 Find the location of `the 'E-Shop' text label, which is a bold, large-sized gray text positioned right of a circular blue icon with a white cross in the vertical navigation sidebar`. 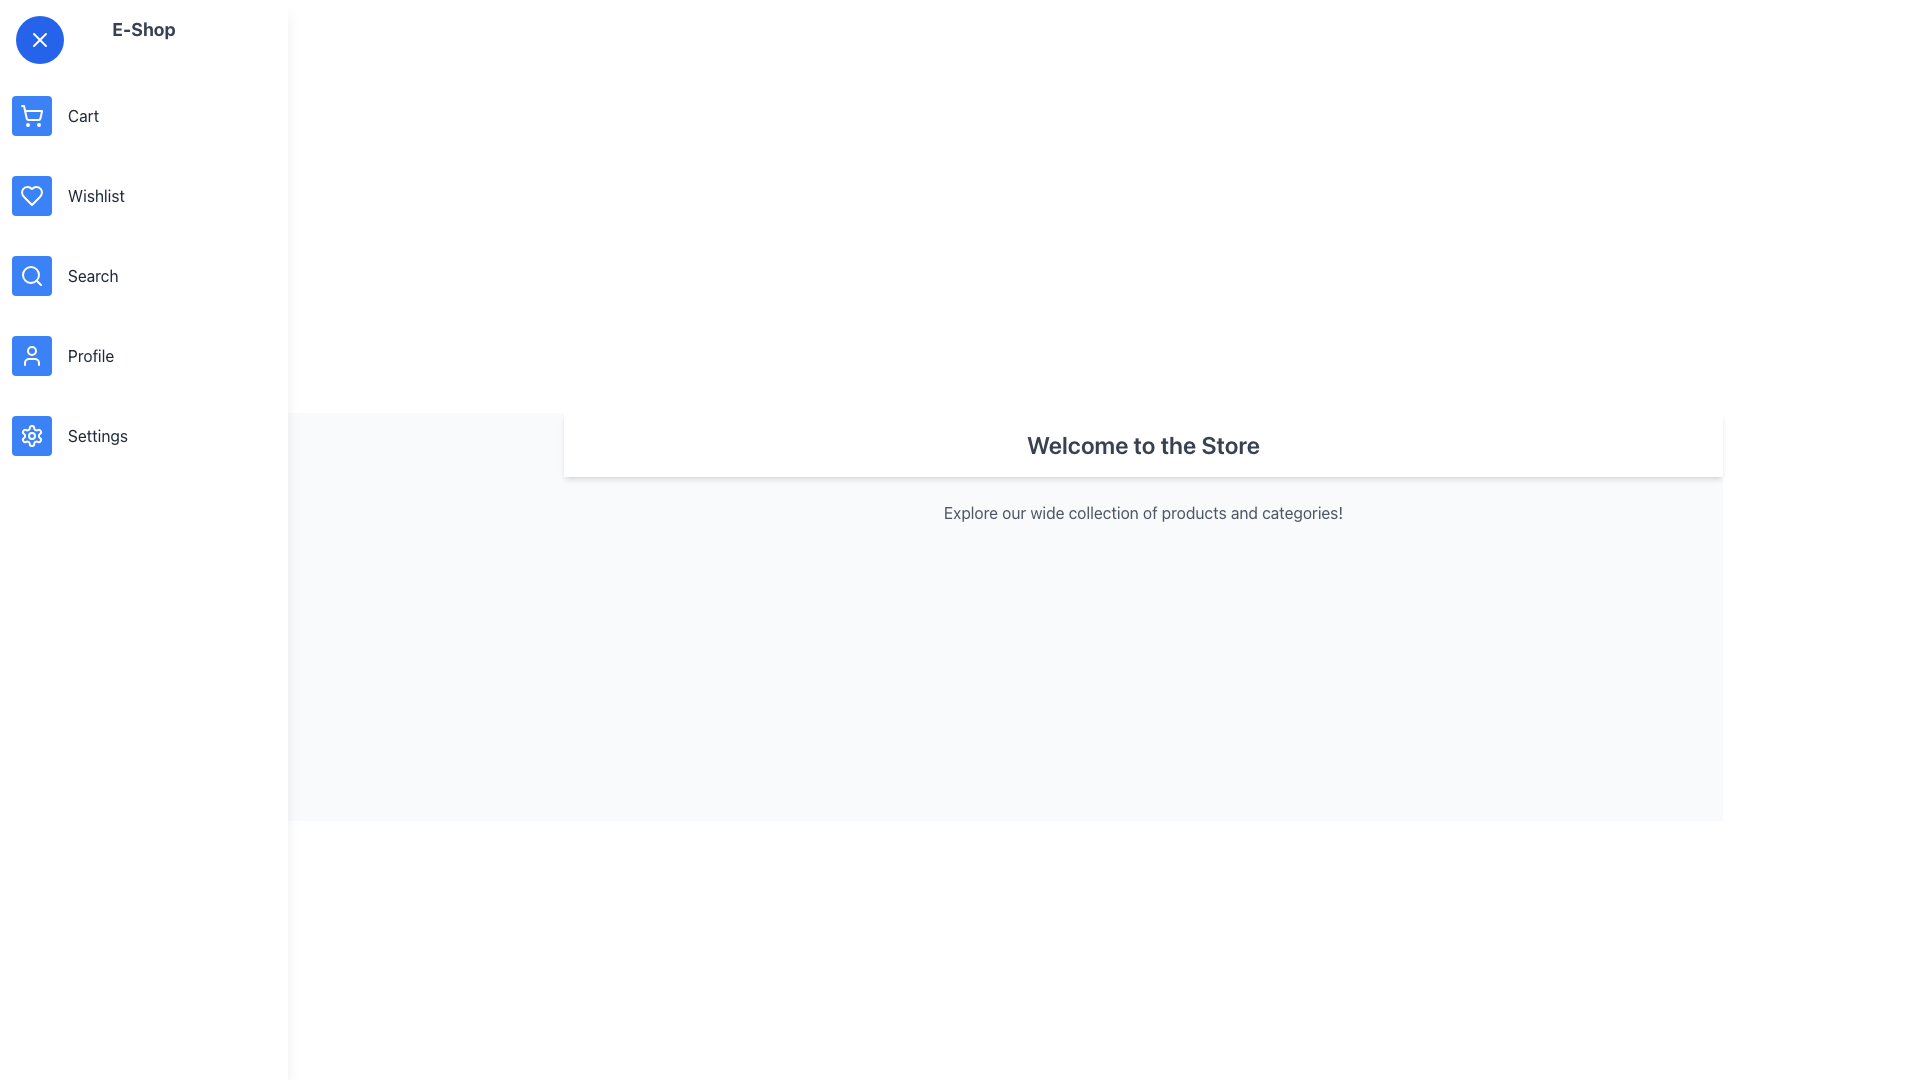

the 'E-Shop' text label, which is a bold, large-sized gray text positioned right of a circular blue icon with a white cross in the vertical navigation sidebar is located at coordinates (143, 30).